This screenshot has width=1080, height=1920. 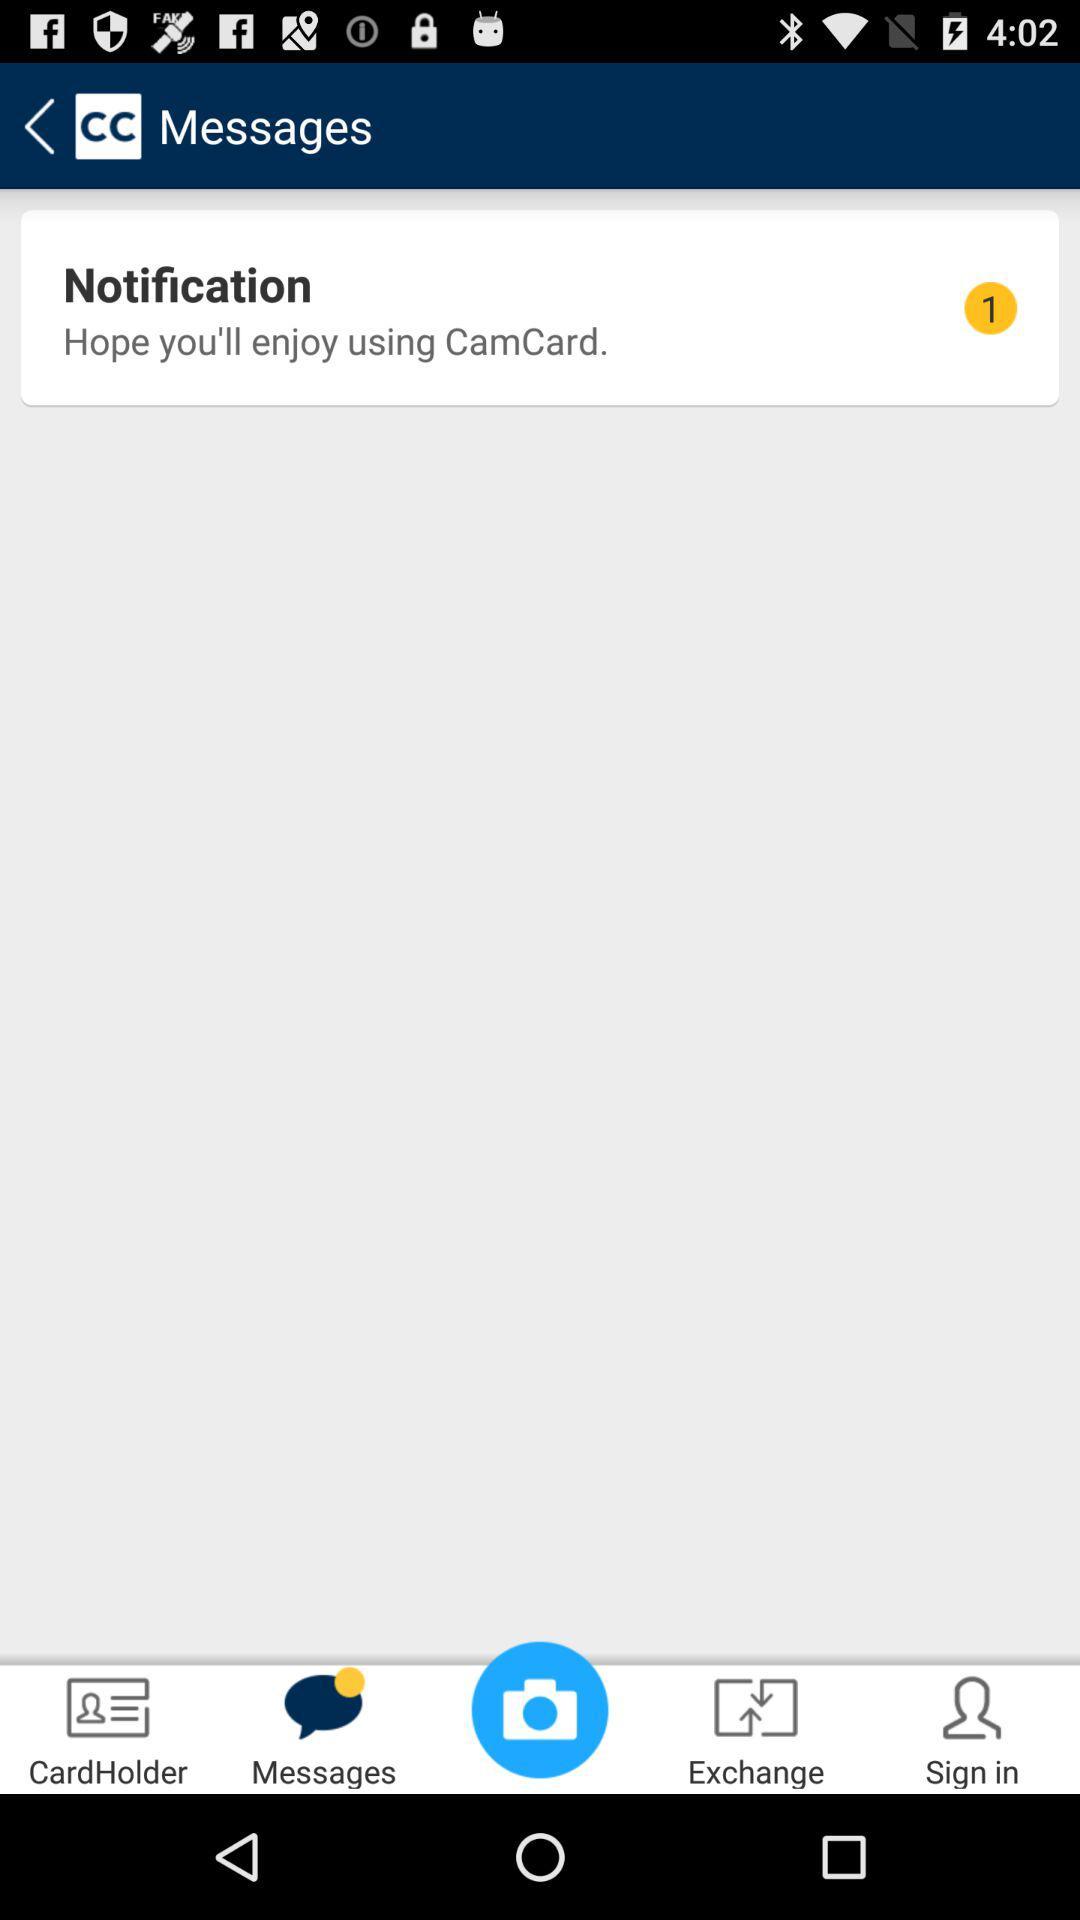 What do you see at coordinates (108, 1726) in the screenshot?
I see `cardholder` at bounding box center [108, 1726].